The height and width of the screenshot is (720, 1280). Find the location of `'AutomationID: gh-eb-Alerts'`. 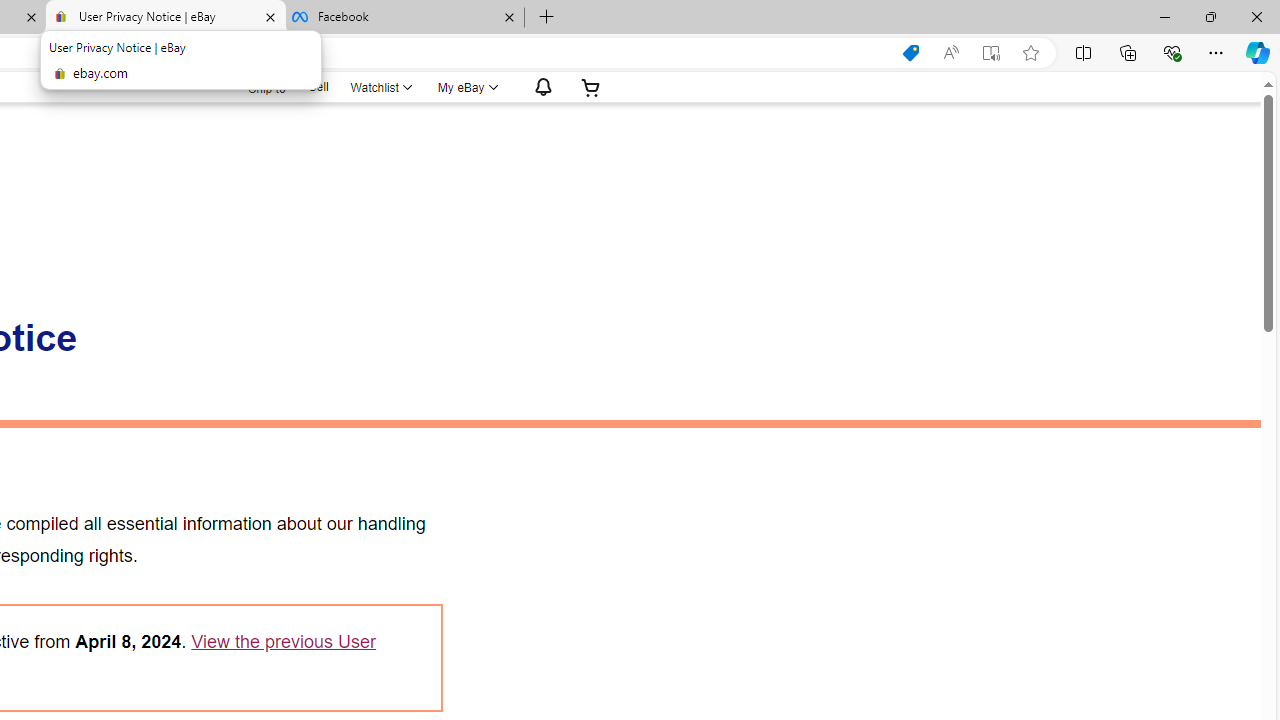

'AutomationID: gh-eb-Alerts' is located at coordinates (540, 86).